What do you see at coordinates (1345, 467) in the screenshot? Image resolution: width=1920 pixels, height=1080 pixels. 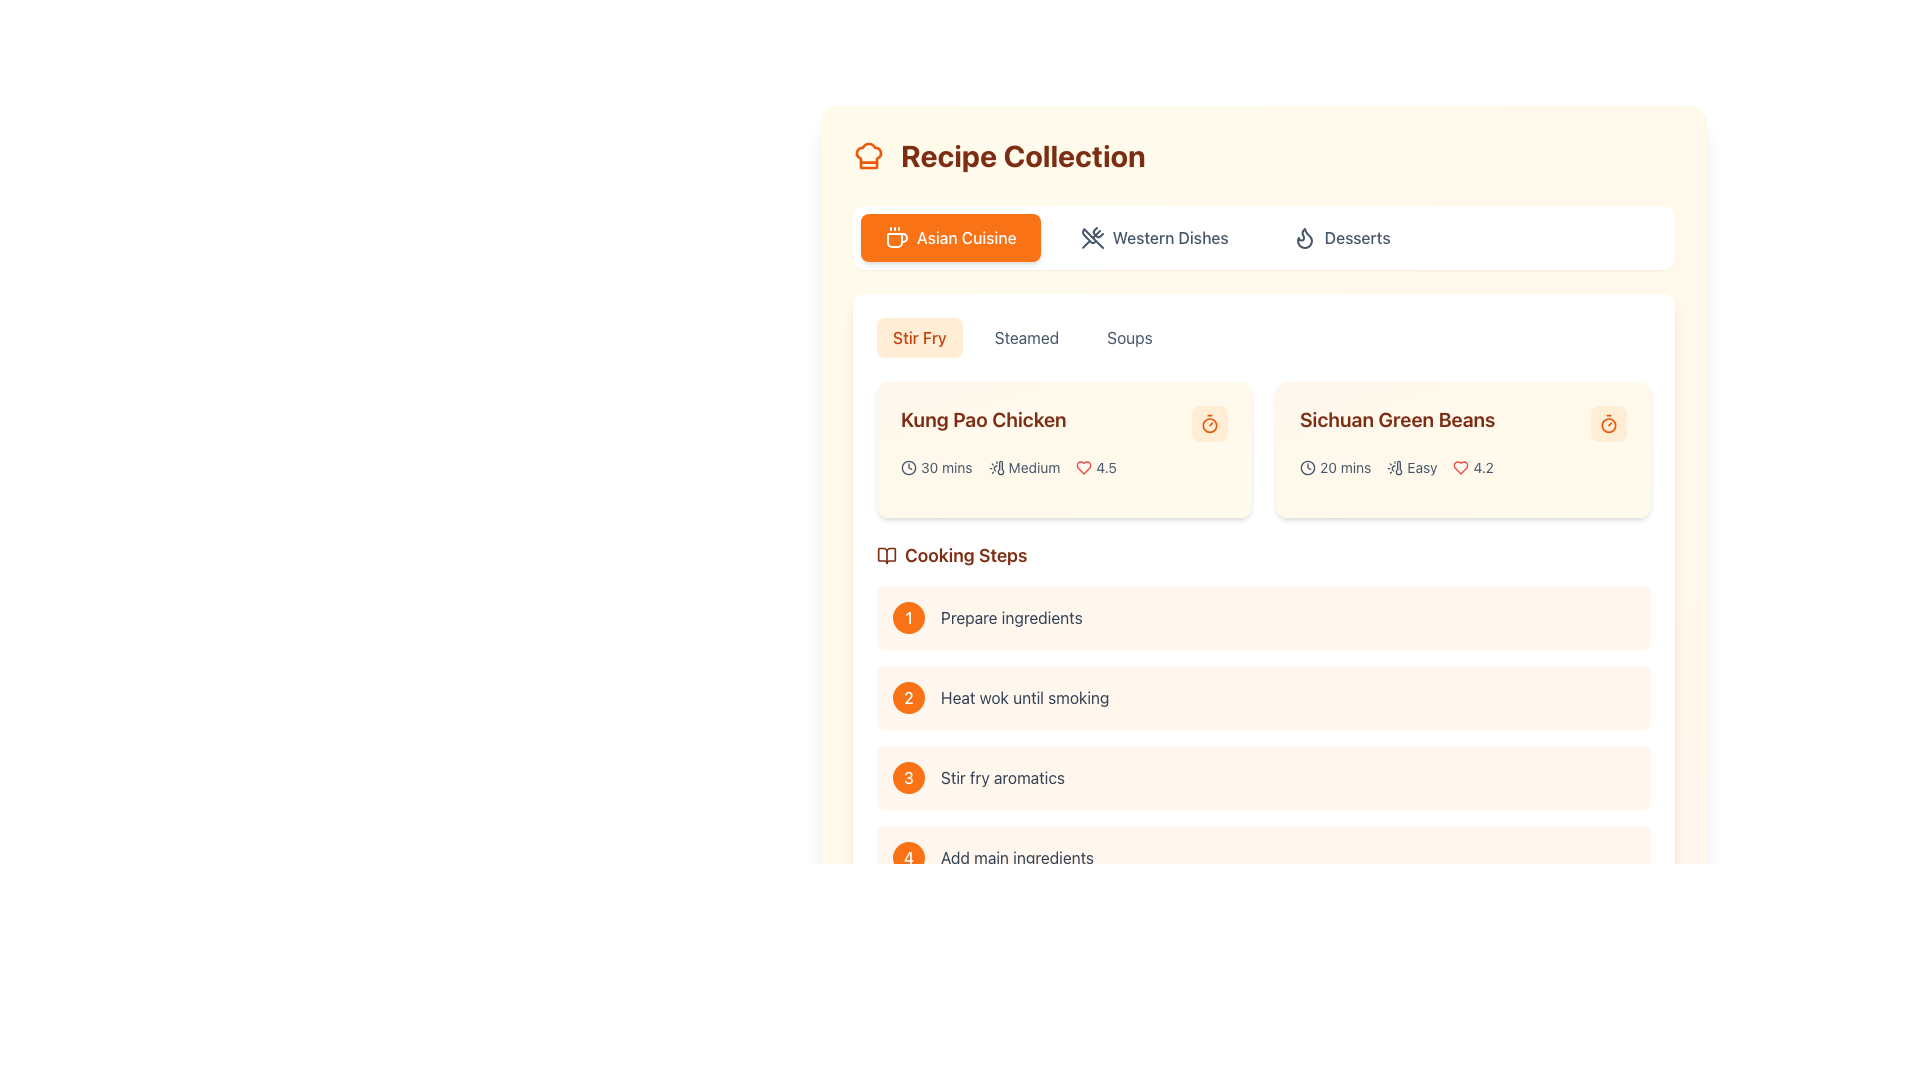 I see `the static text label that indicates the preparation or cooking time for the 'Sichuan Green Beans' recipe, located to the right of the clock icon in the upper part of the card` at bounding box center [1345, 467].